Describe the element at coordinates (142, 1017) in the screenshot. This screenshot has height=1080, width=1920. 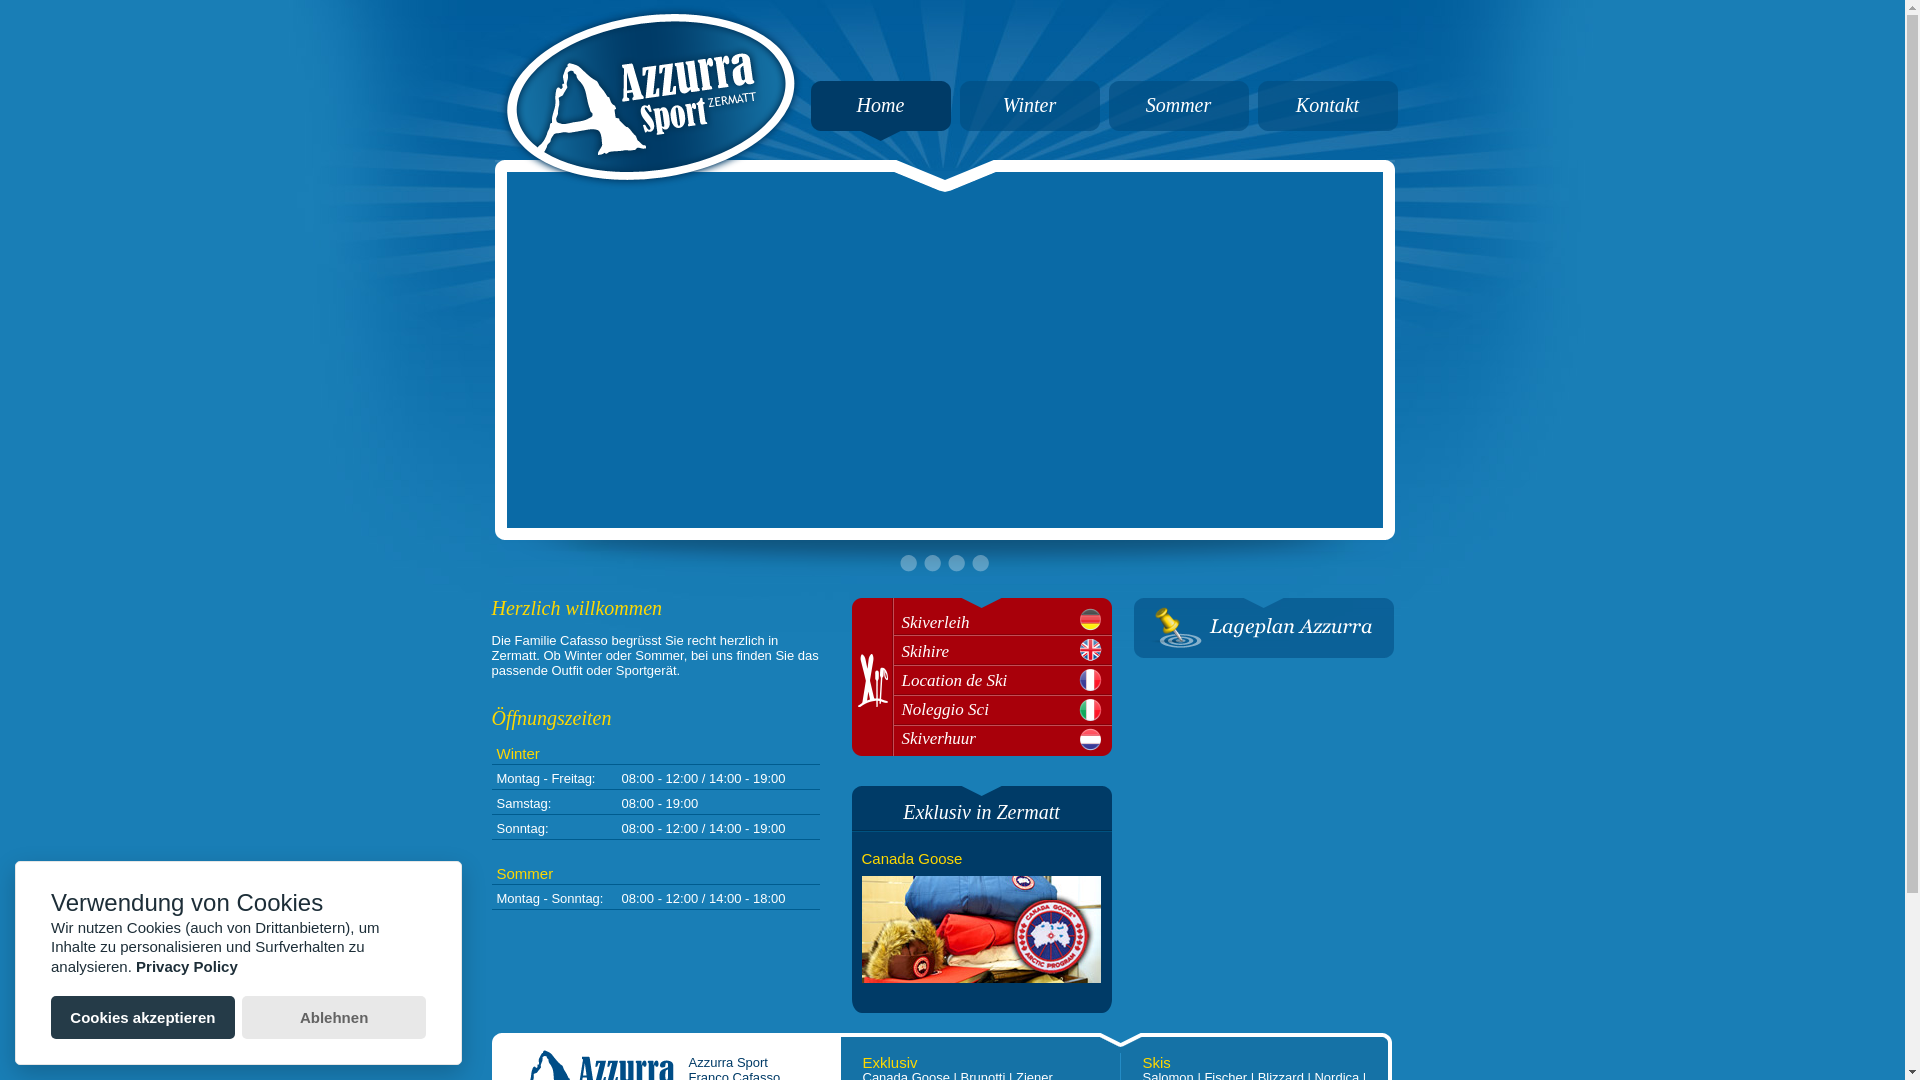
I see `'Cookies akzeptieren'` at that location.